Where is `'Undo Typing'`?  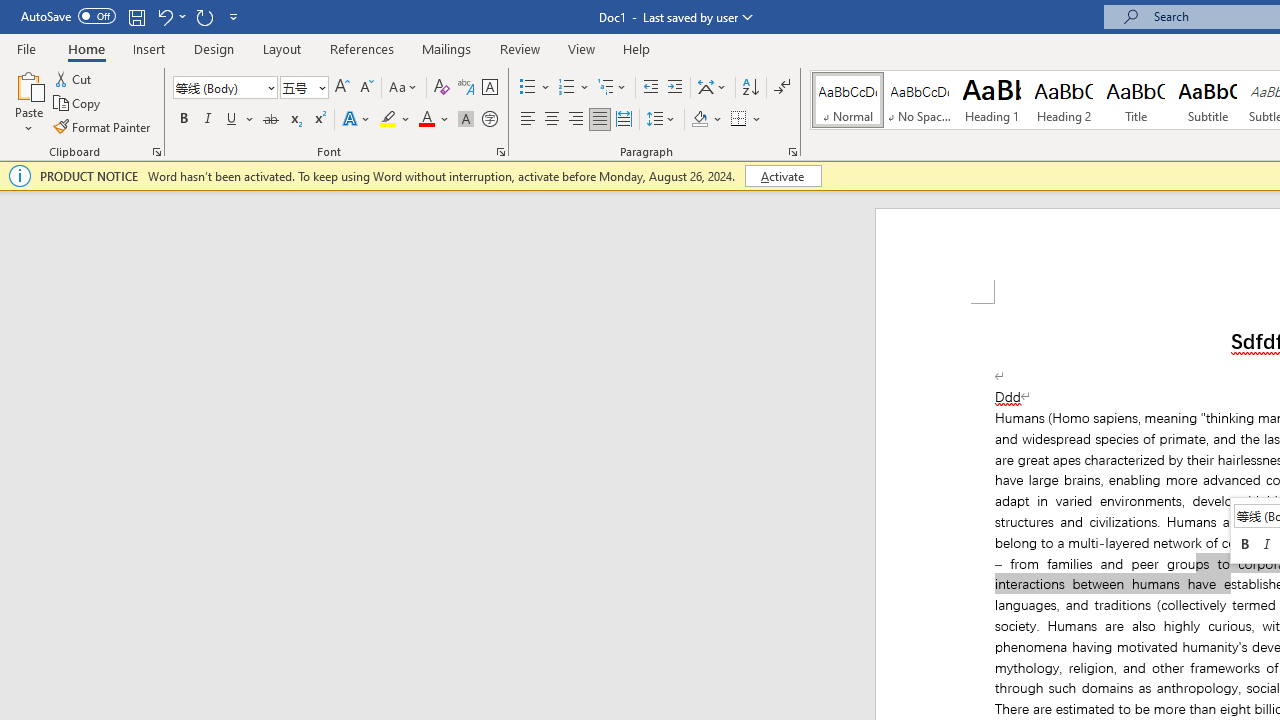
'Undo Typing' is located at coordinates (170, 16).